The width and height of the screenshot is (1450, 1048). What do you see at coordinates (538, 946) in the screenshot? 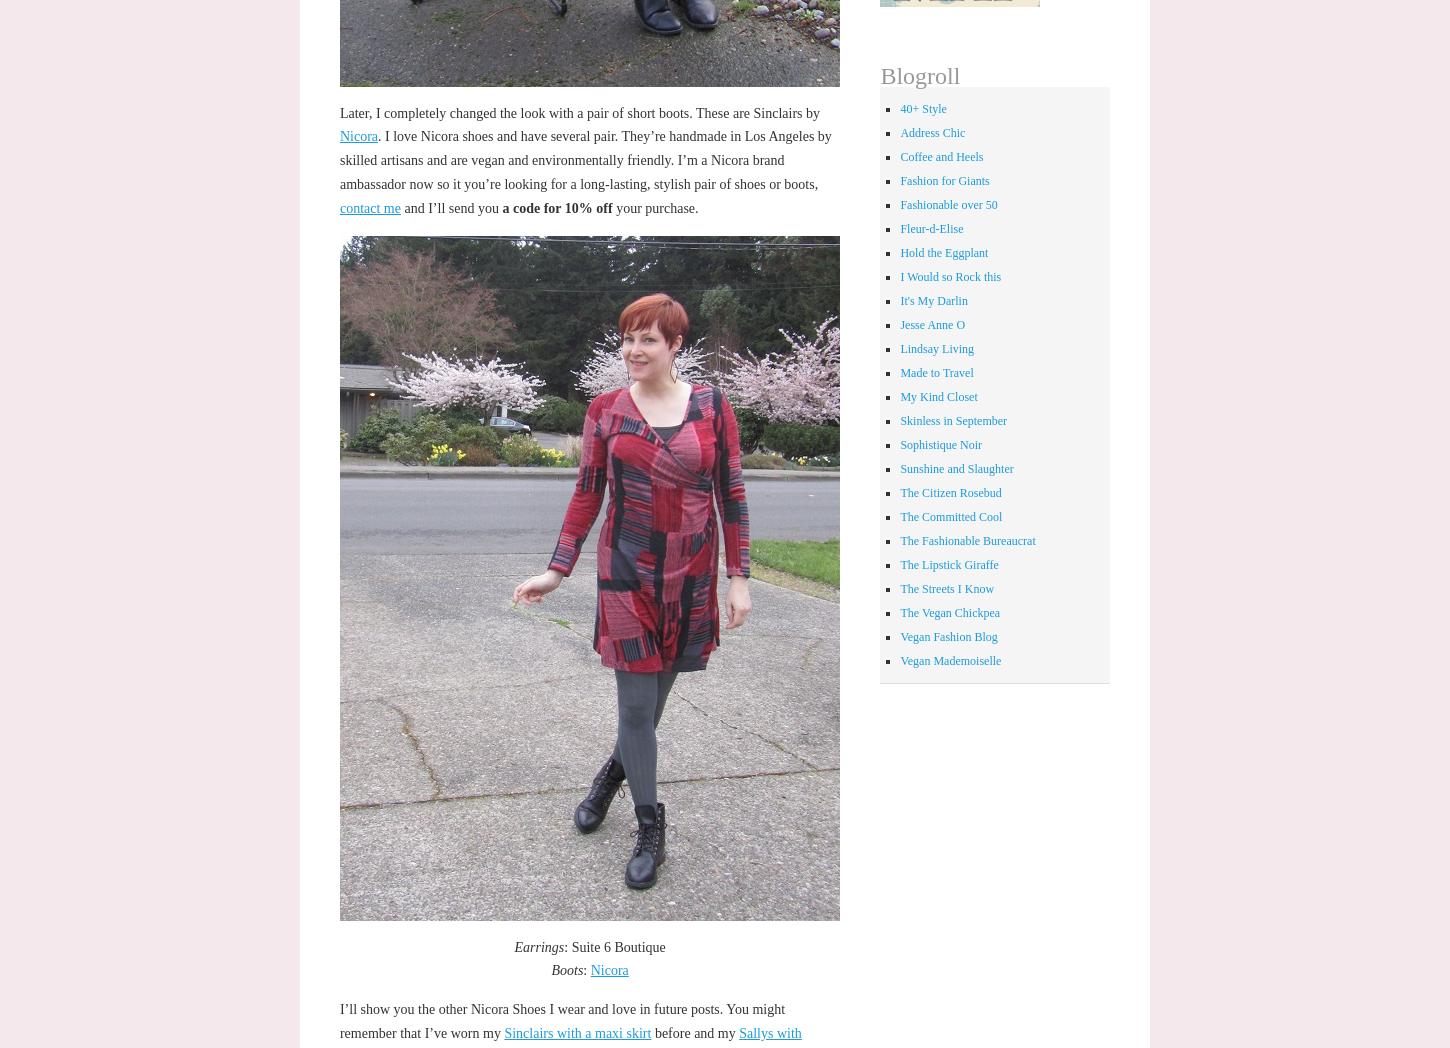
I see `'Earrings'` at bounding box center [538, 946].